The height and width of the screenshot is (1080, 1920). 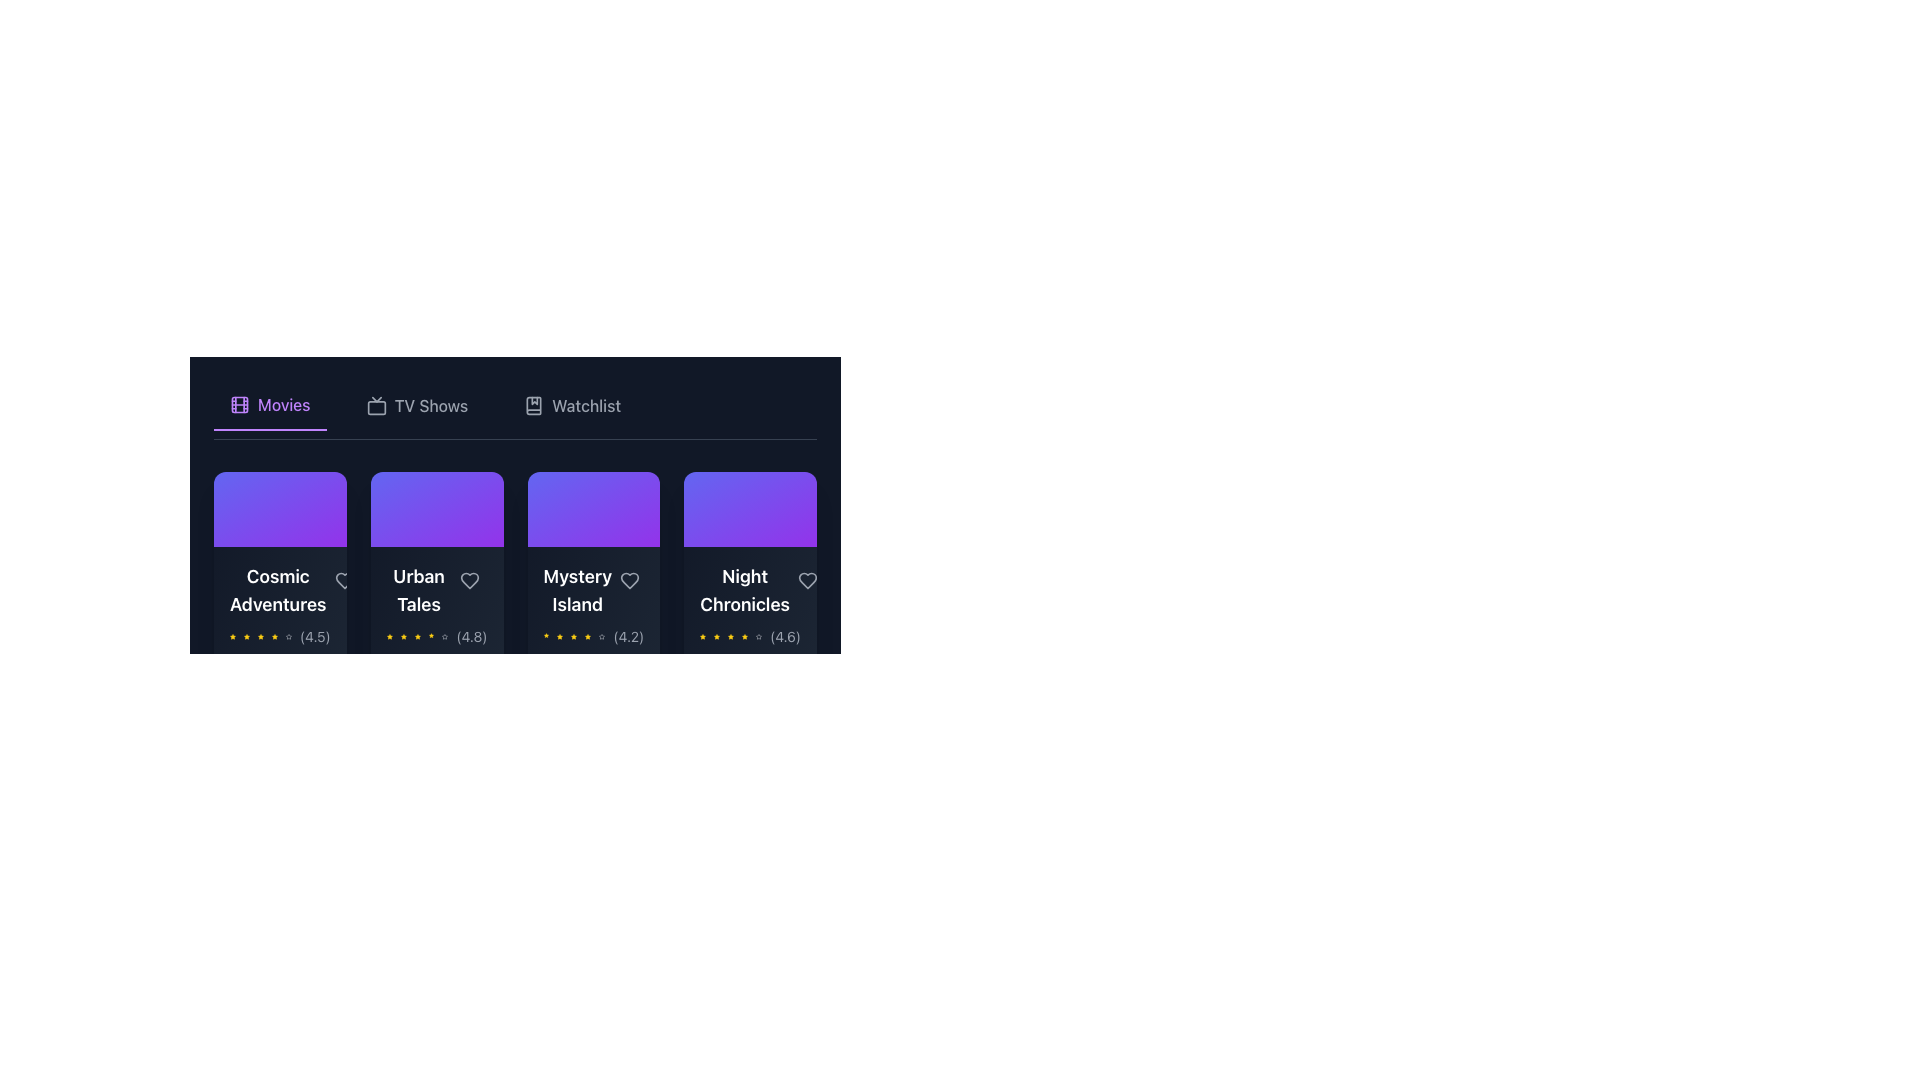 I want to click on the heart-shaped icon styled in gray, located to the right of the text 'Mystery Island', so click(x=629, y=580).